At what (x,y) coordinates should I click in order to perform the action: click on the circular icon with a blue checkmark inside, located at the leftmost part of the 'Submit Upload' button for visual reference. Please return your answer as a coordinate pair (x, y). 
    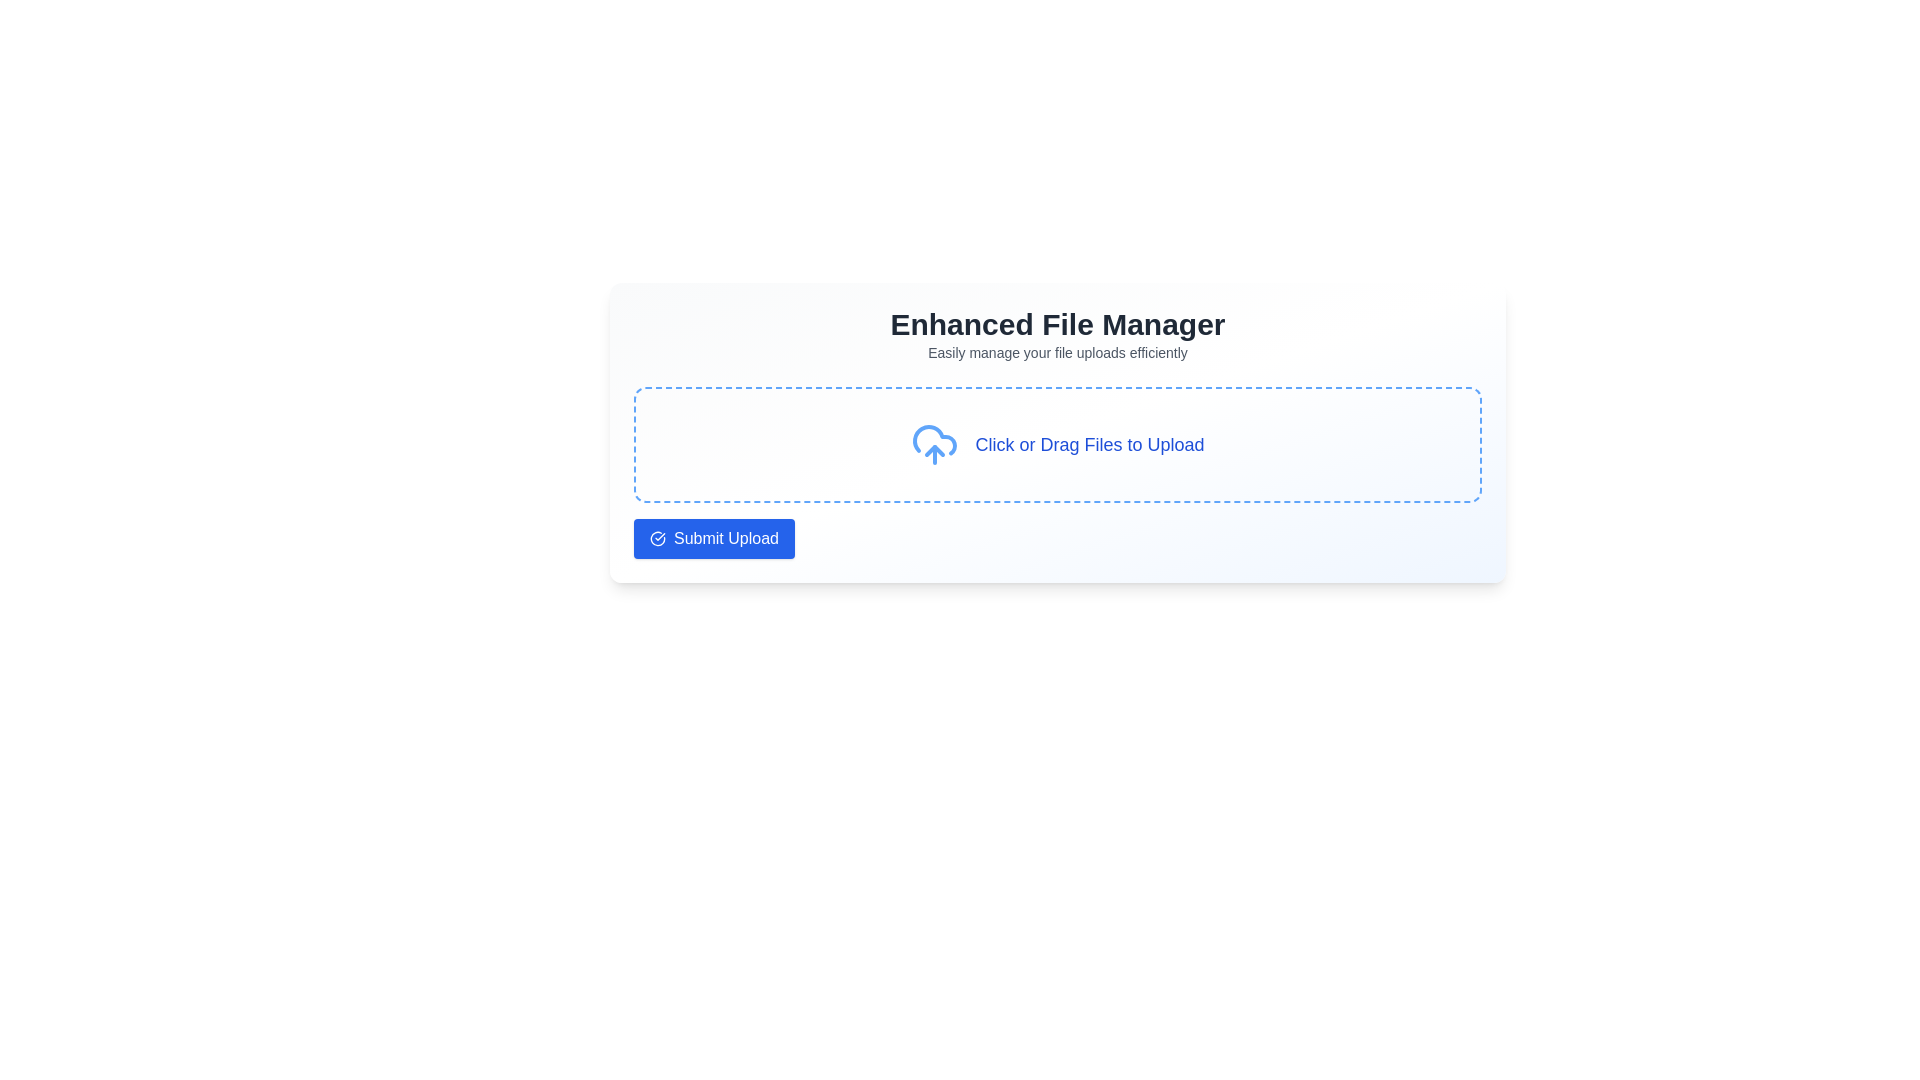
    Looking at the image, I should click on (657, 538).